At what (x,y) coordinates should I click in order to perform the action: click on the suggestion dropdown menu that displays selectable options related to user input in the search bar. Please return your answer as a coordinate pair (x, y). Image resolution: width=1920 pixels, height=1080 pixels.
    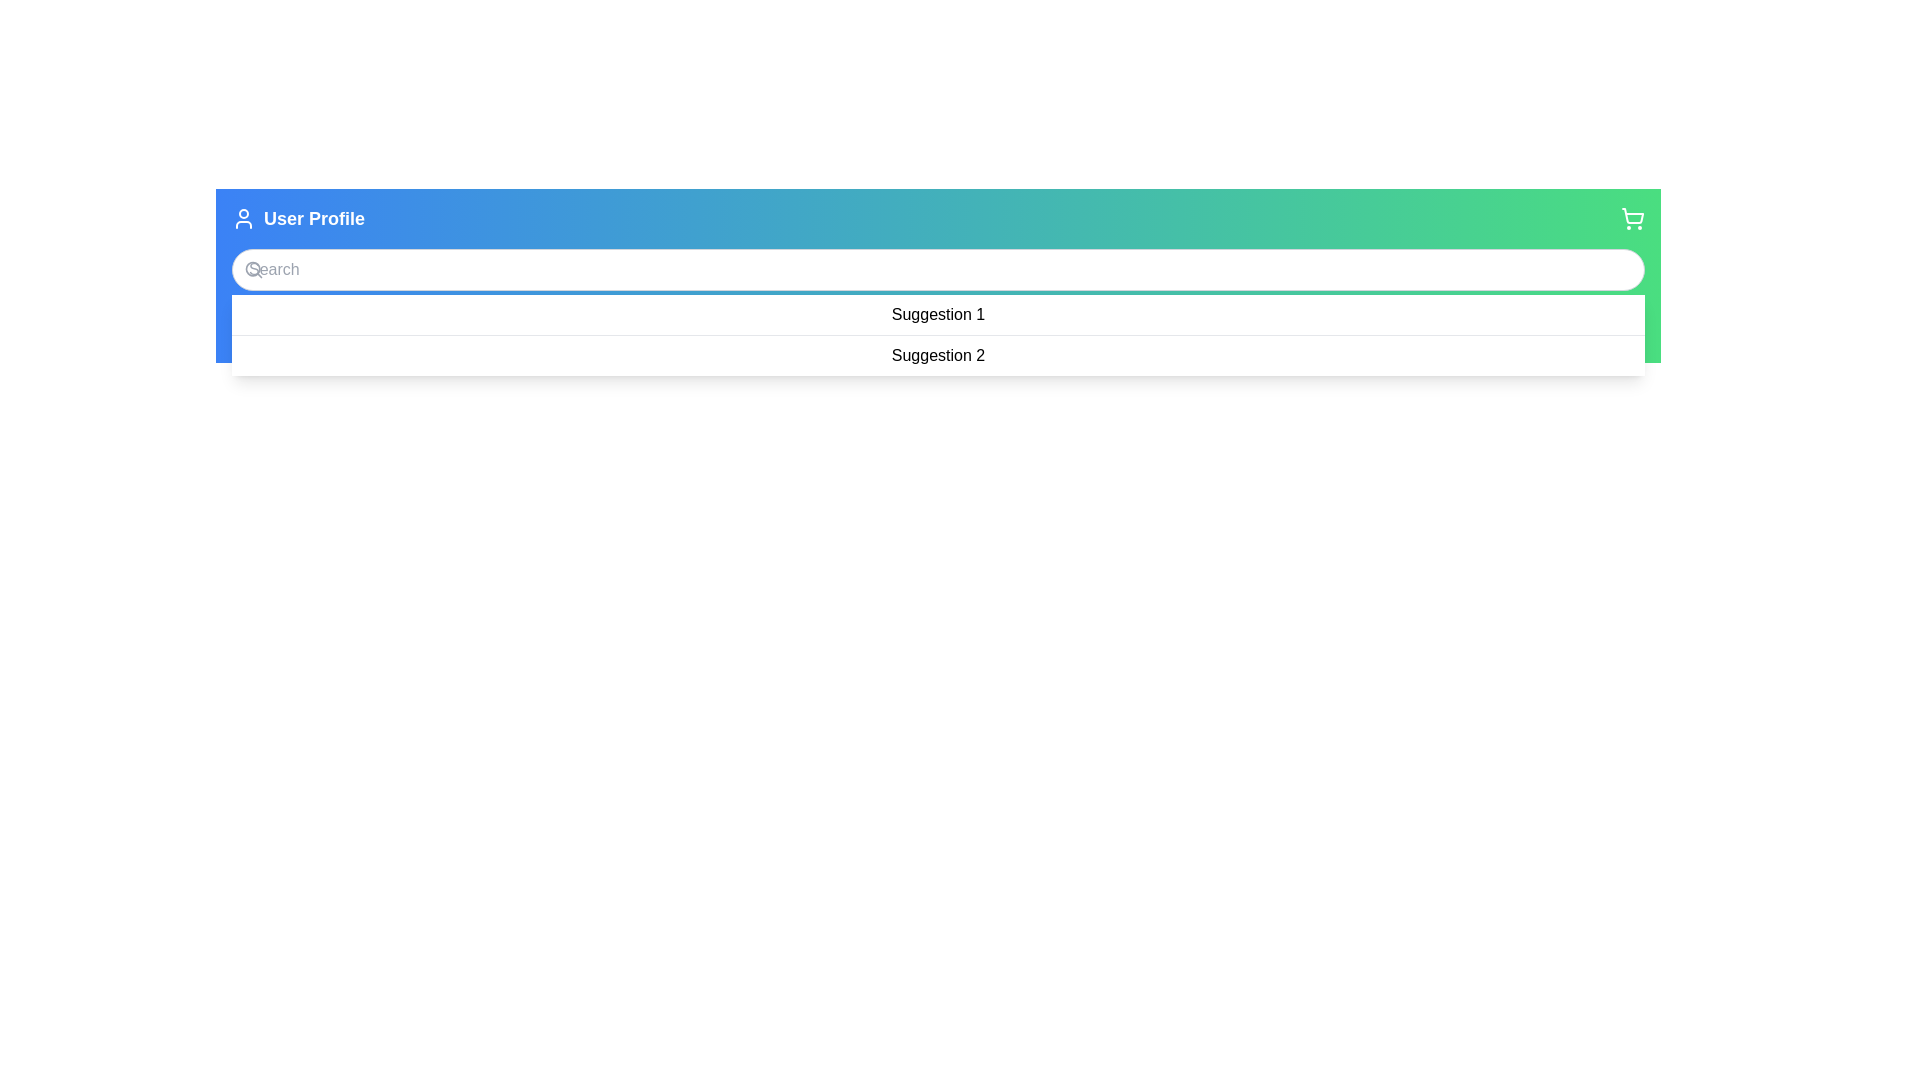
    Looking at the image, I should click on (937, 334).